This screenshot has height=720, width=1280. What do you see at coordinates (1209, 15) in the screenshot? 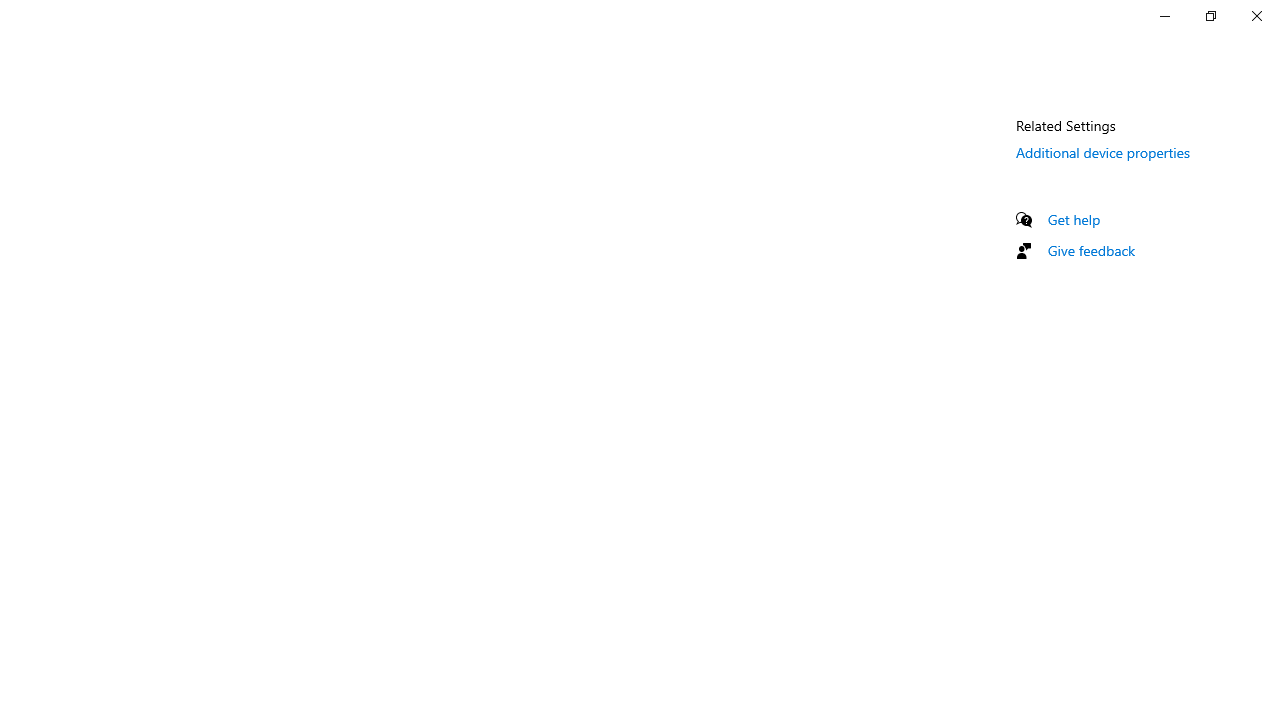
I see `'Restore Settings'` at bounding box center [1209, 15].